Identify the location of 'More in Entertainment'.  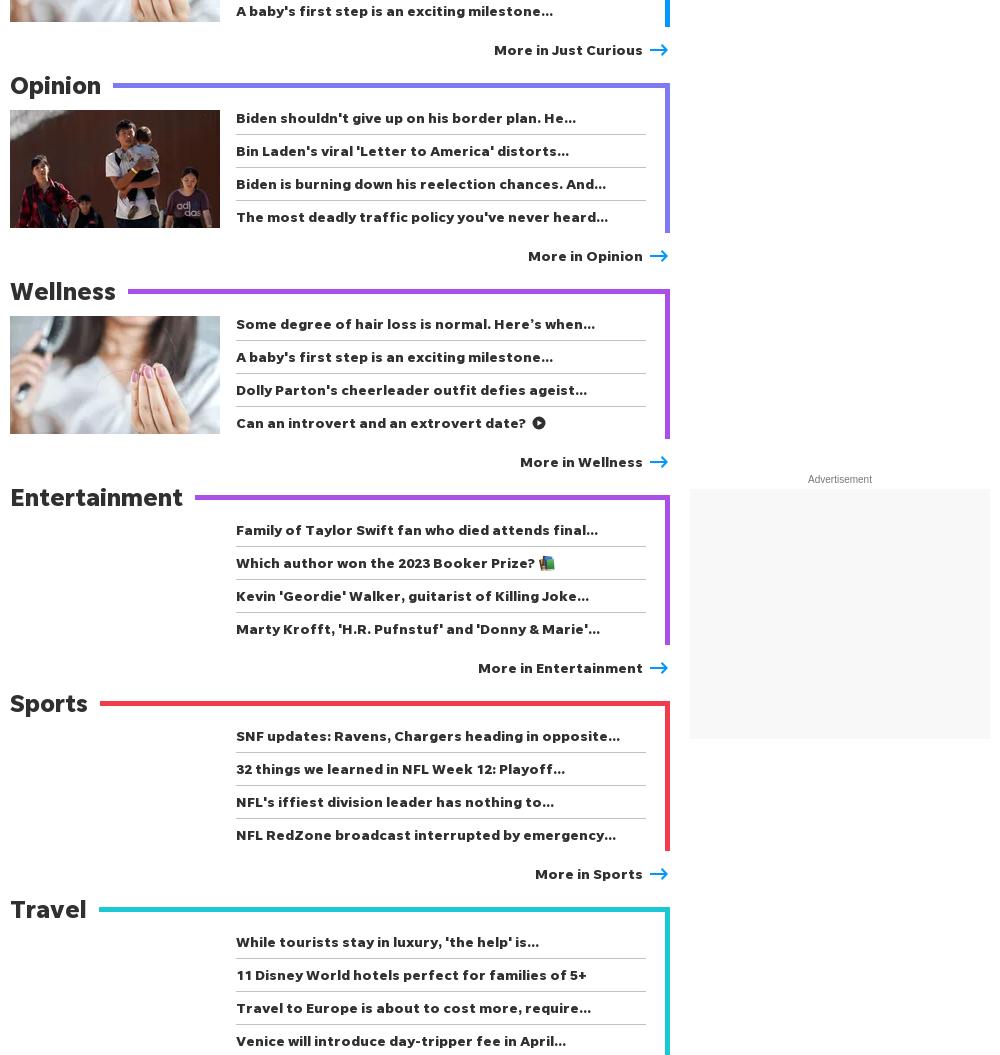
(560, 666).